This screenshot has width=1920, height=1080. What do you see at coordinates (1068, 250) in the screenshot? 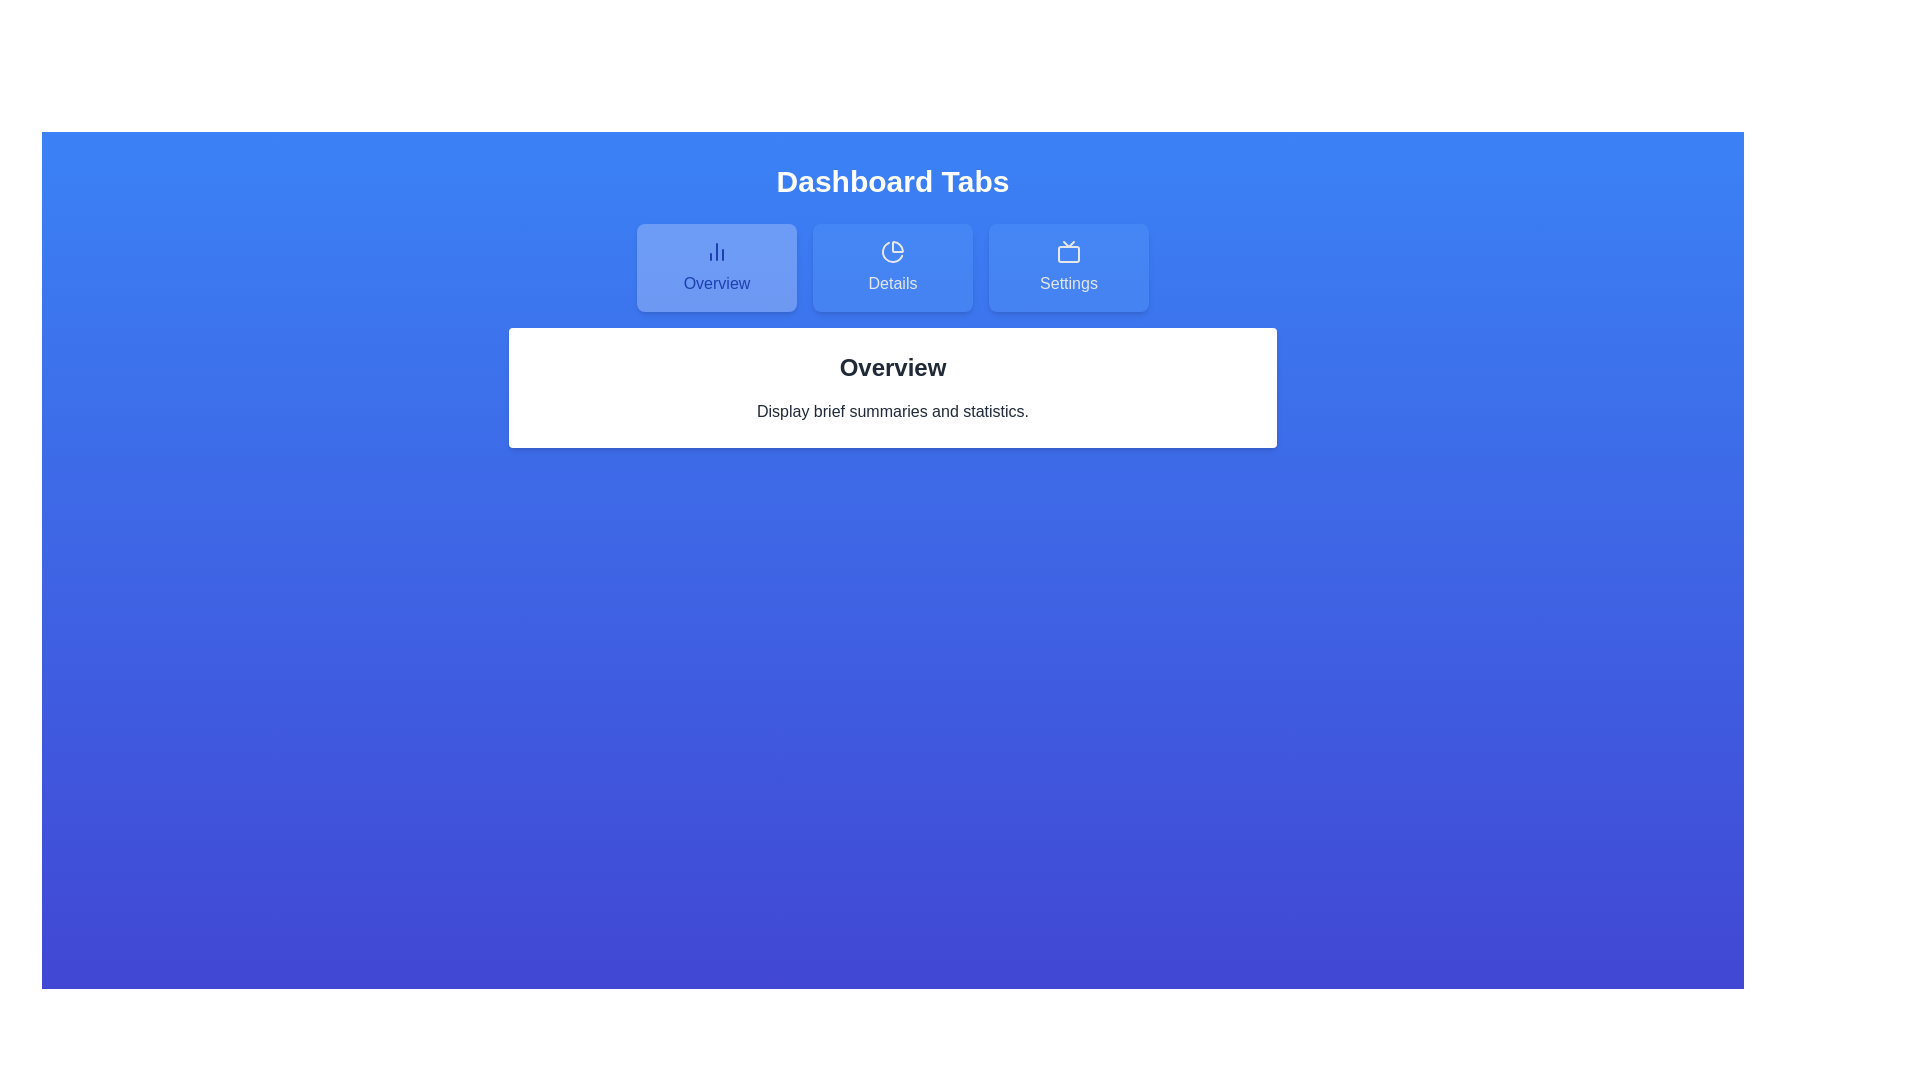
I see `the icon within the tab button labeled Settings` at bounding box center [1068, 250].